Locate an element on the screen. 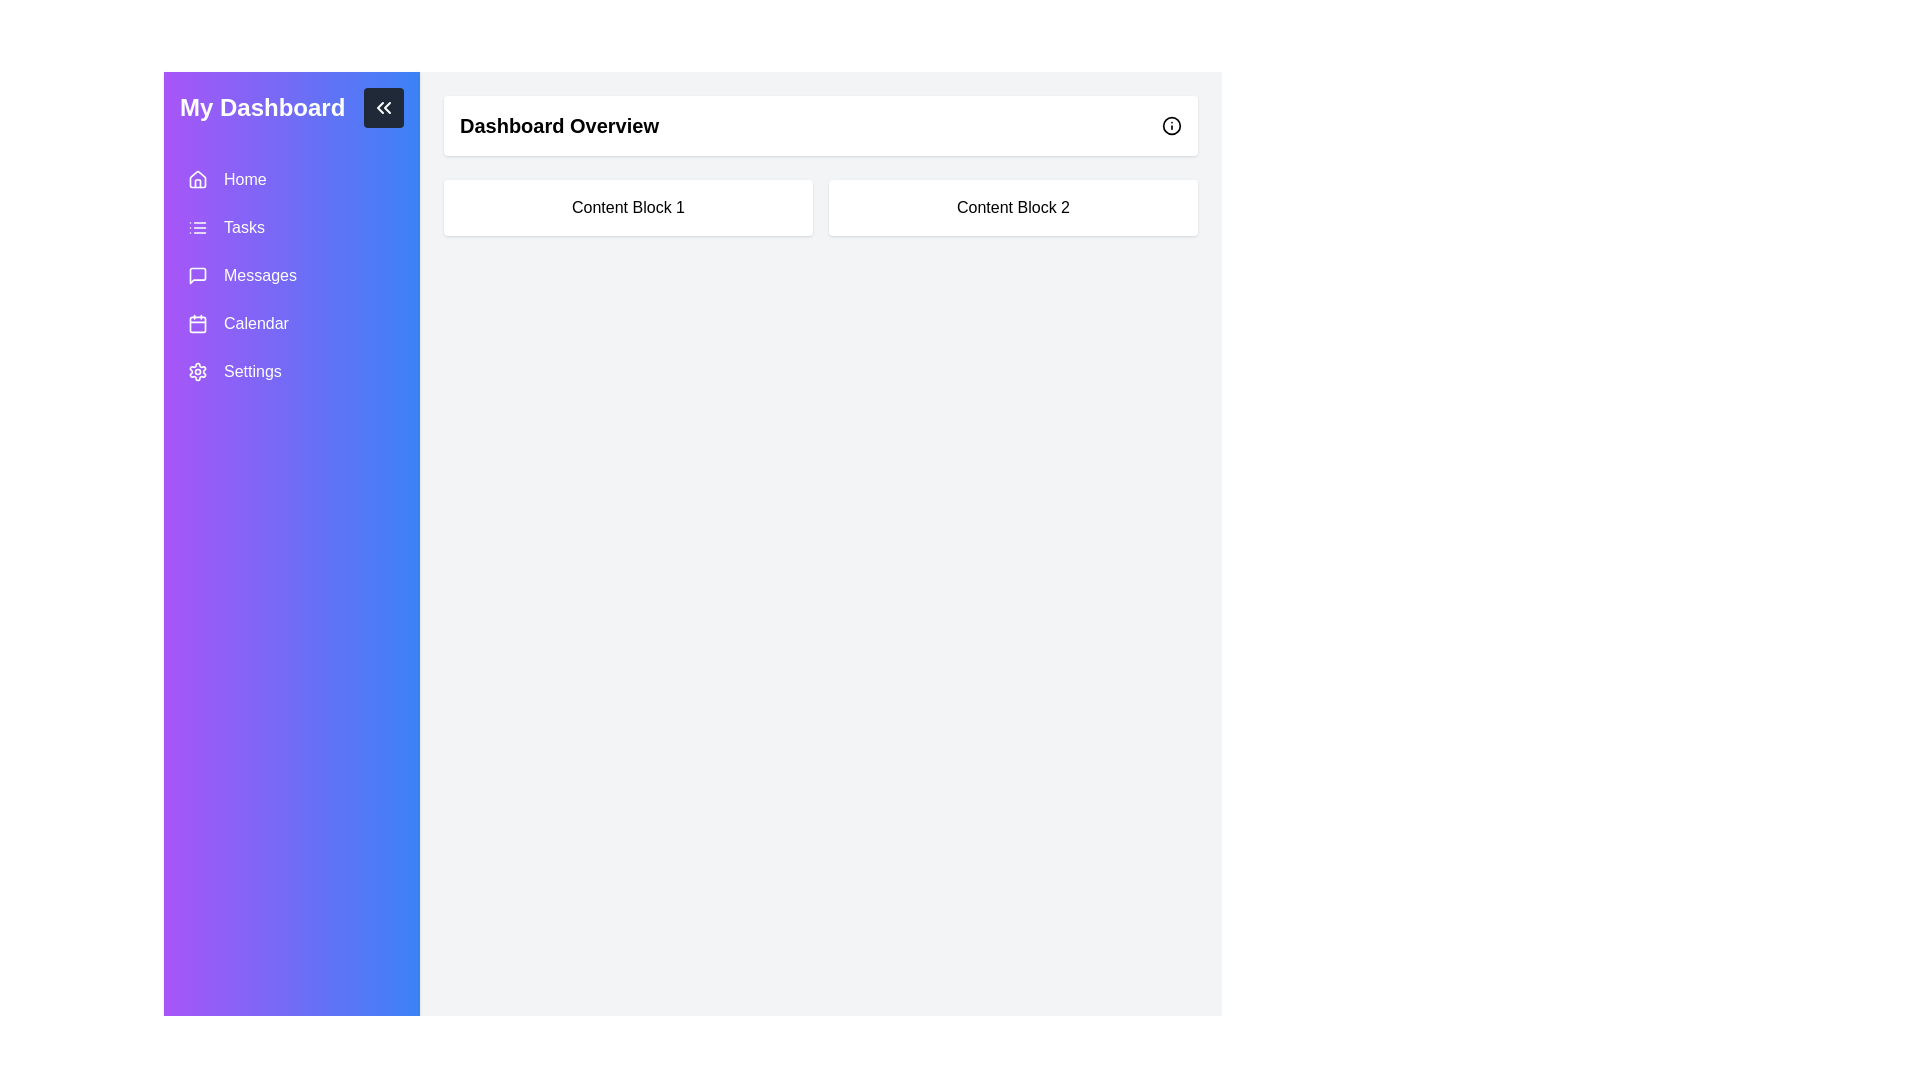  the third navigation item in the left sidebar is located at coordinates (291, 276).